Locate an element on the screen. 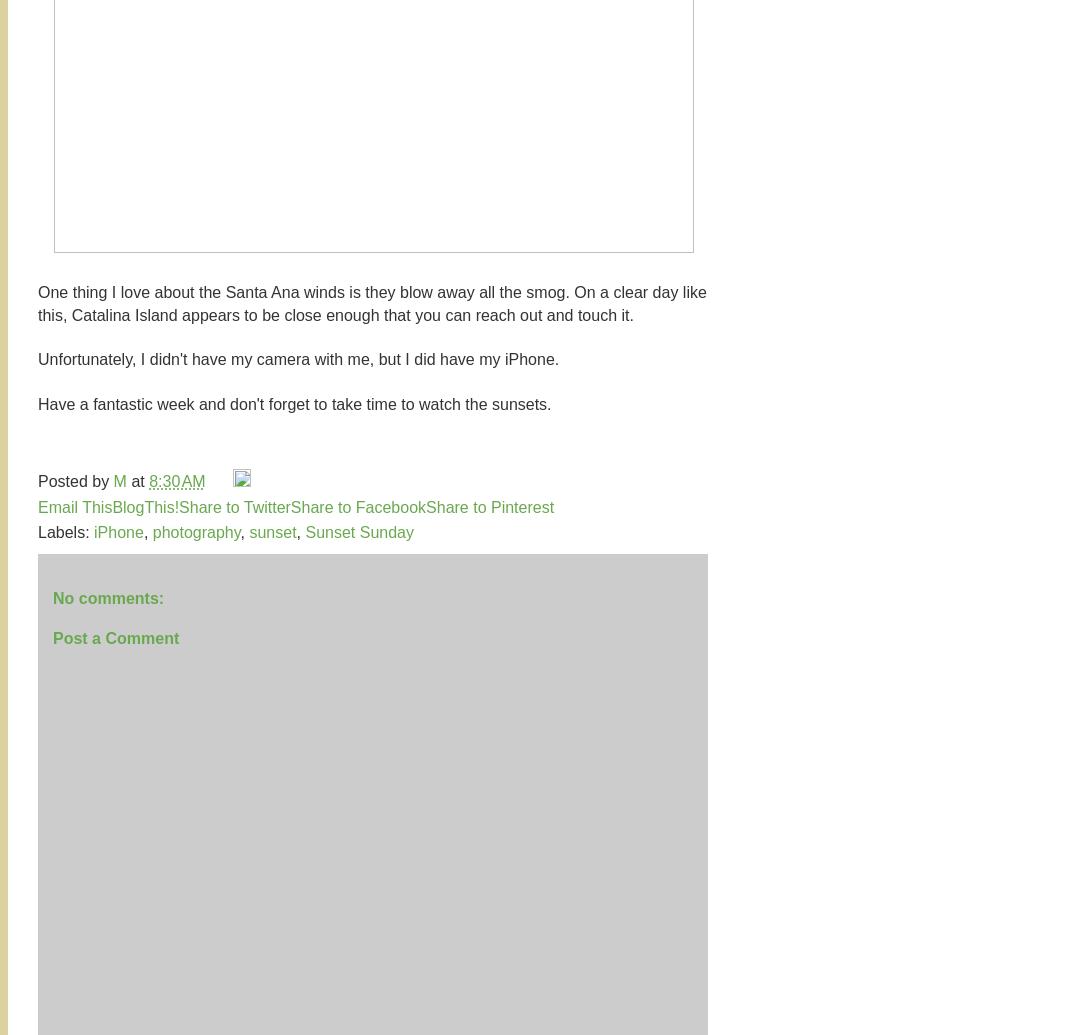  'Share to Pinterest' is located at coordinates (489, 506).